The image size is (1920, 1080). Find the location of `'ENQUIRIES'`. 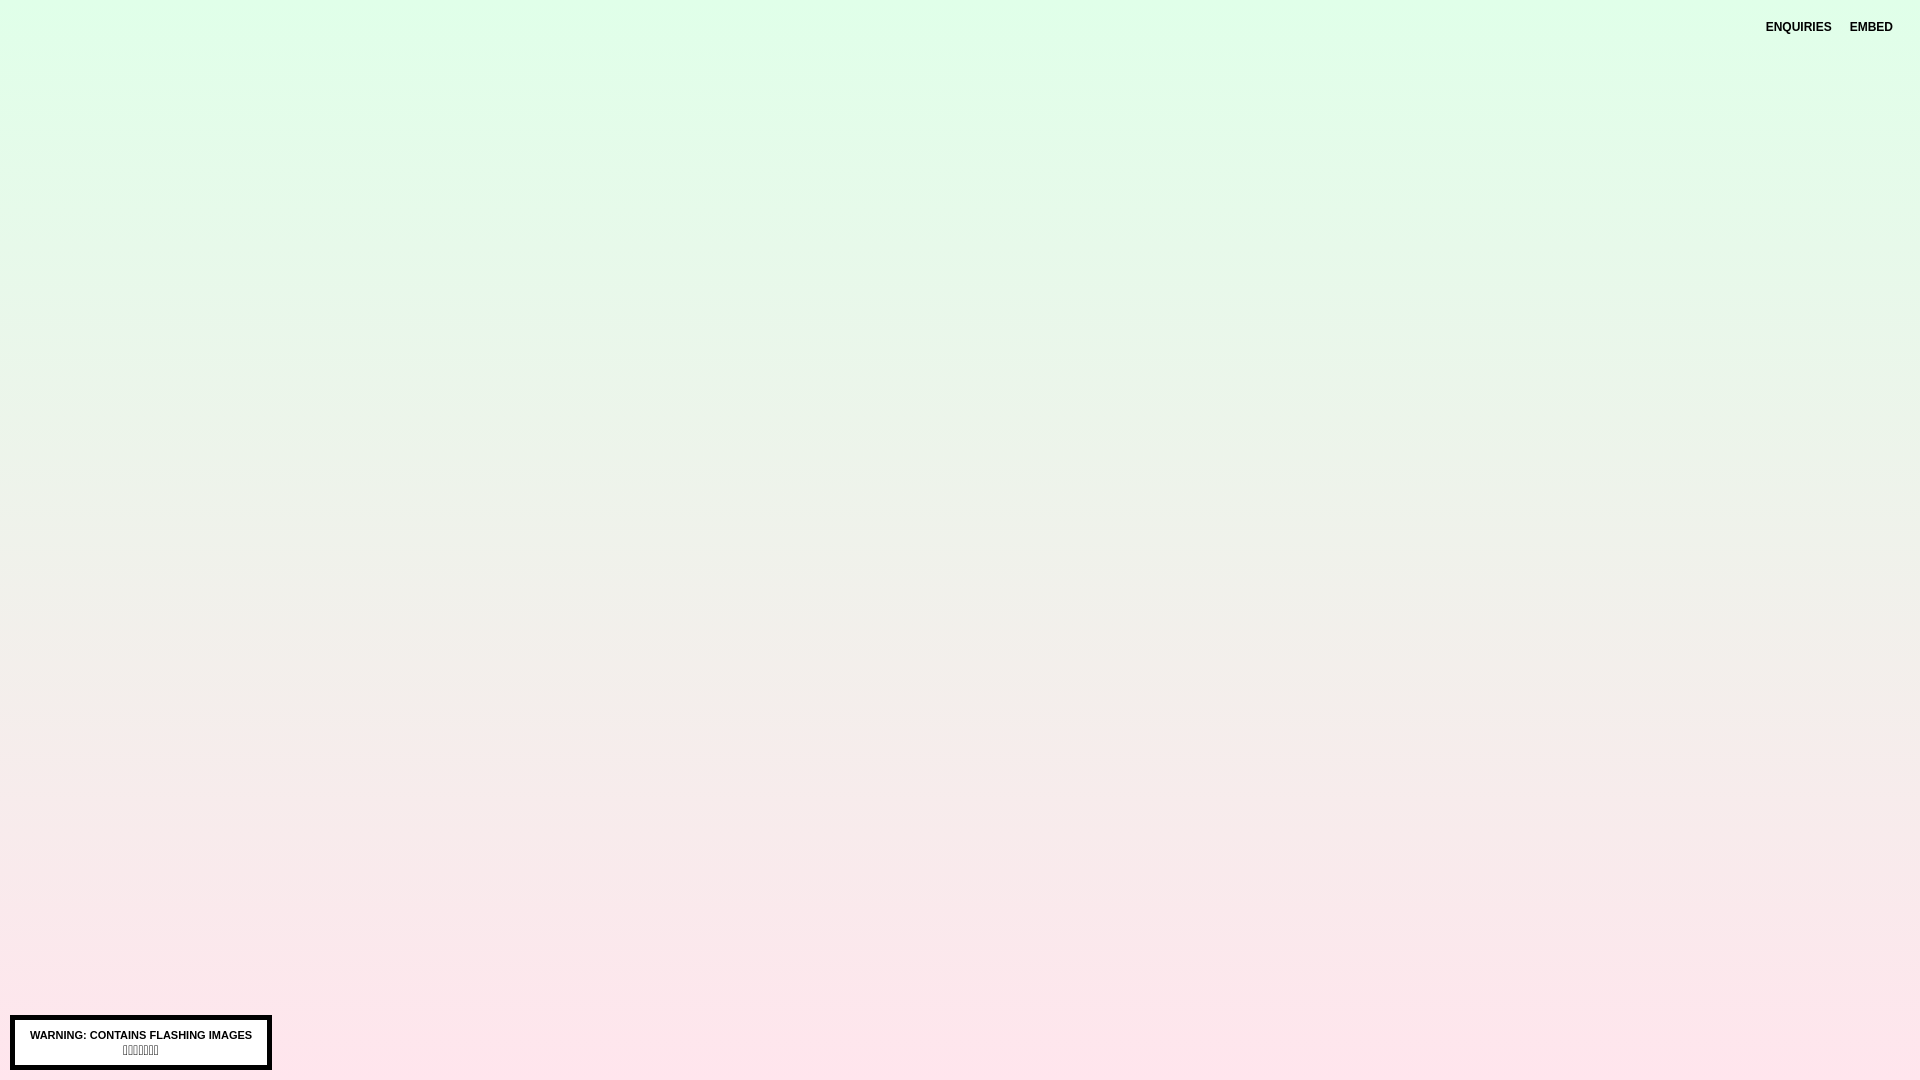

'ENQUIRIES' is located at coordinates (1799, 27).